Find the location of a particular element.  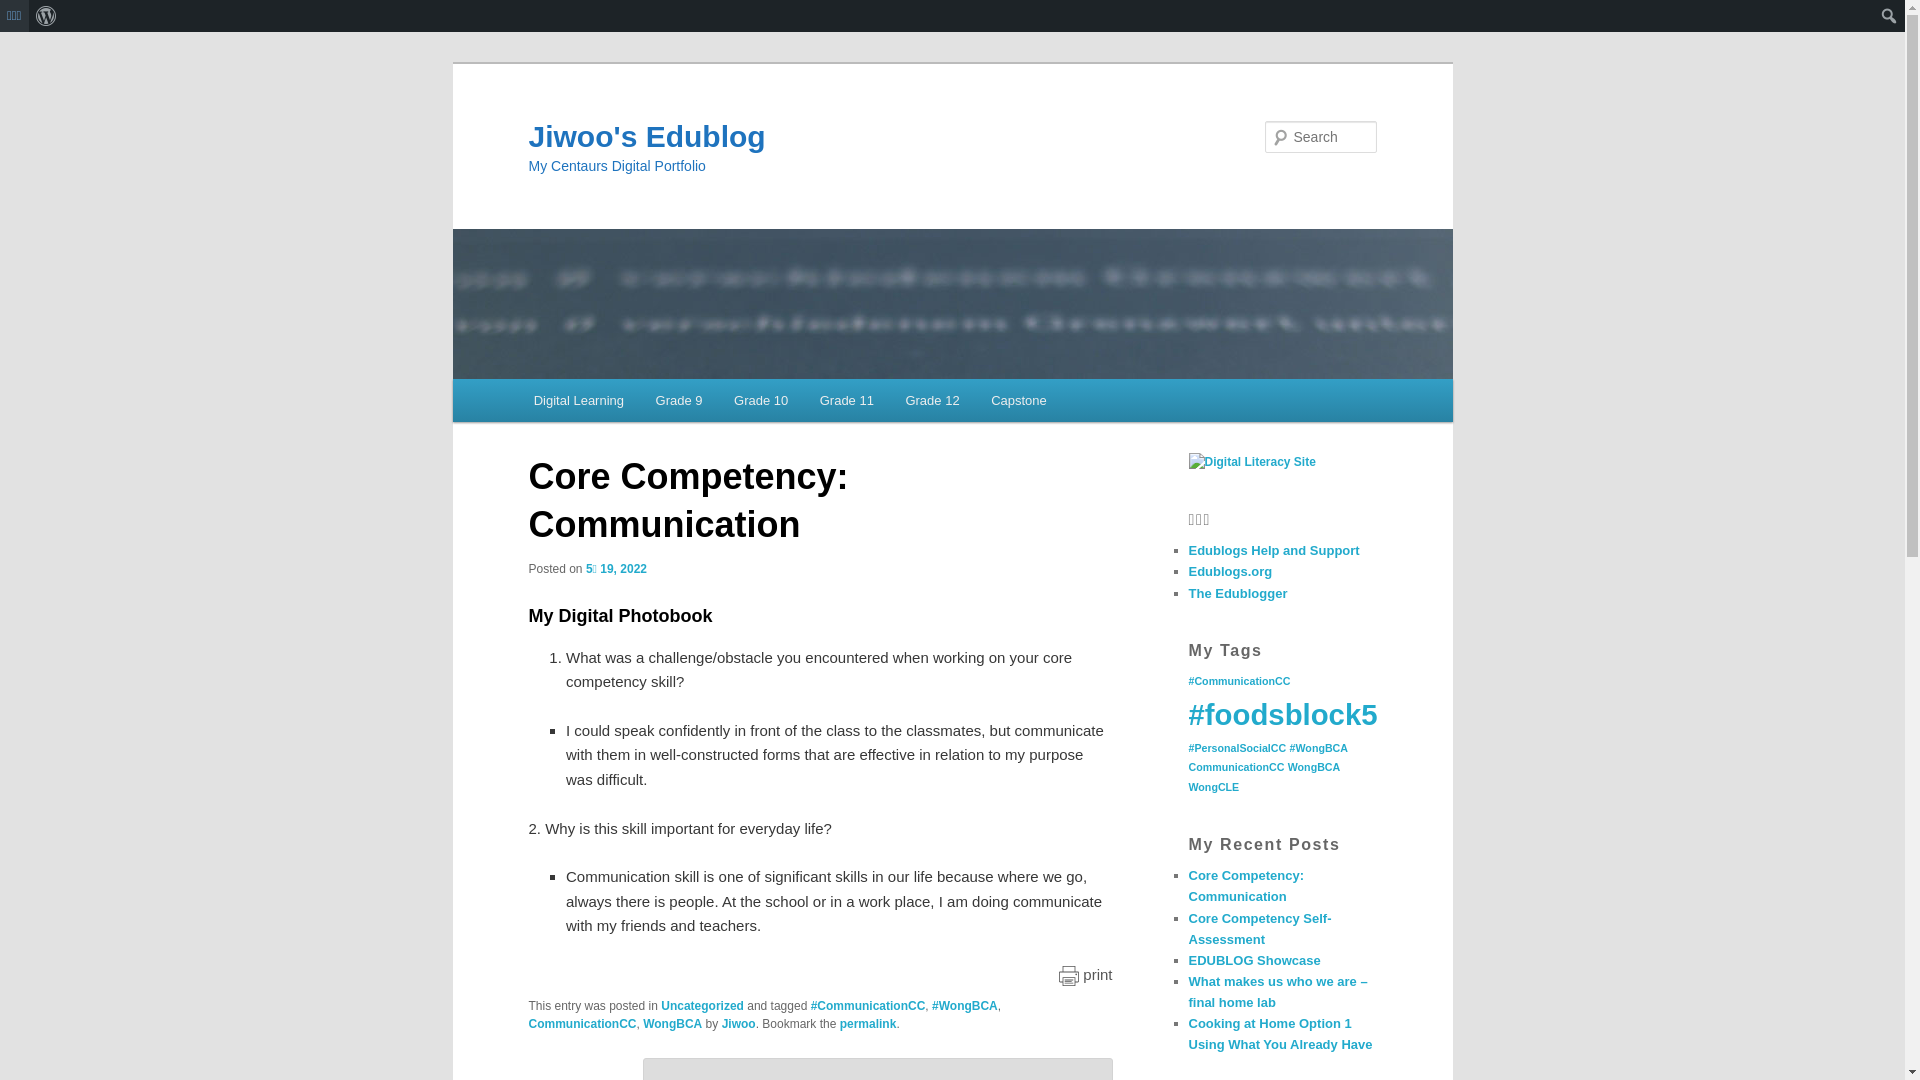

'permalink' is located at coordinates (868, 1023).